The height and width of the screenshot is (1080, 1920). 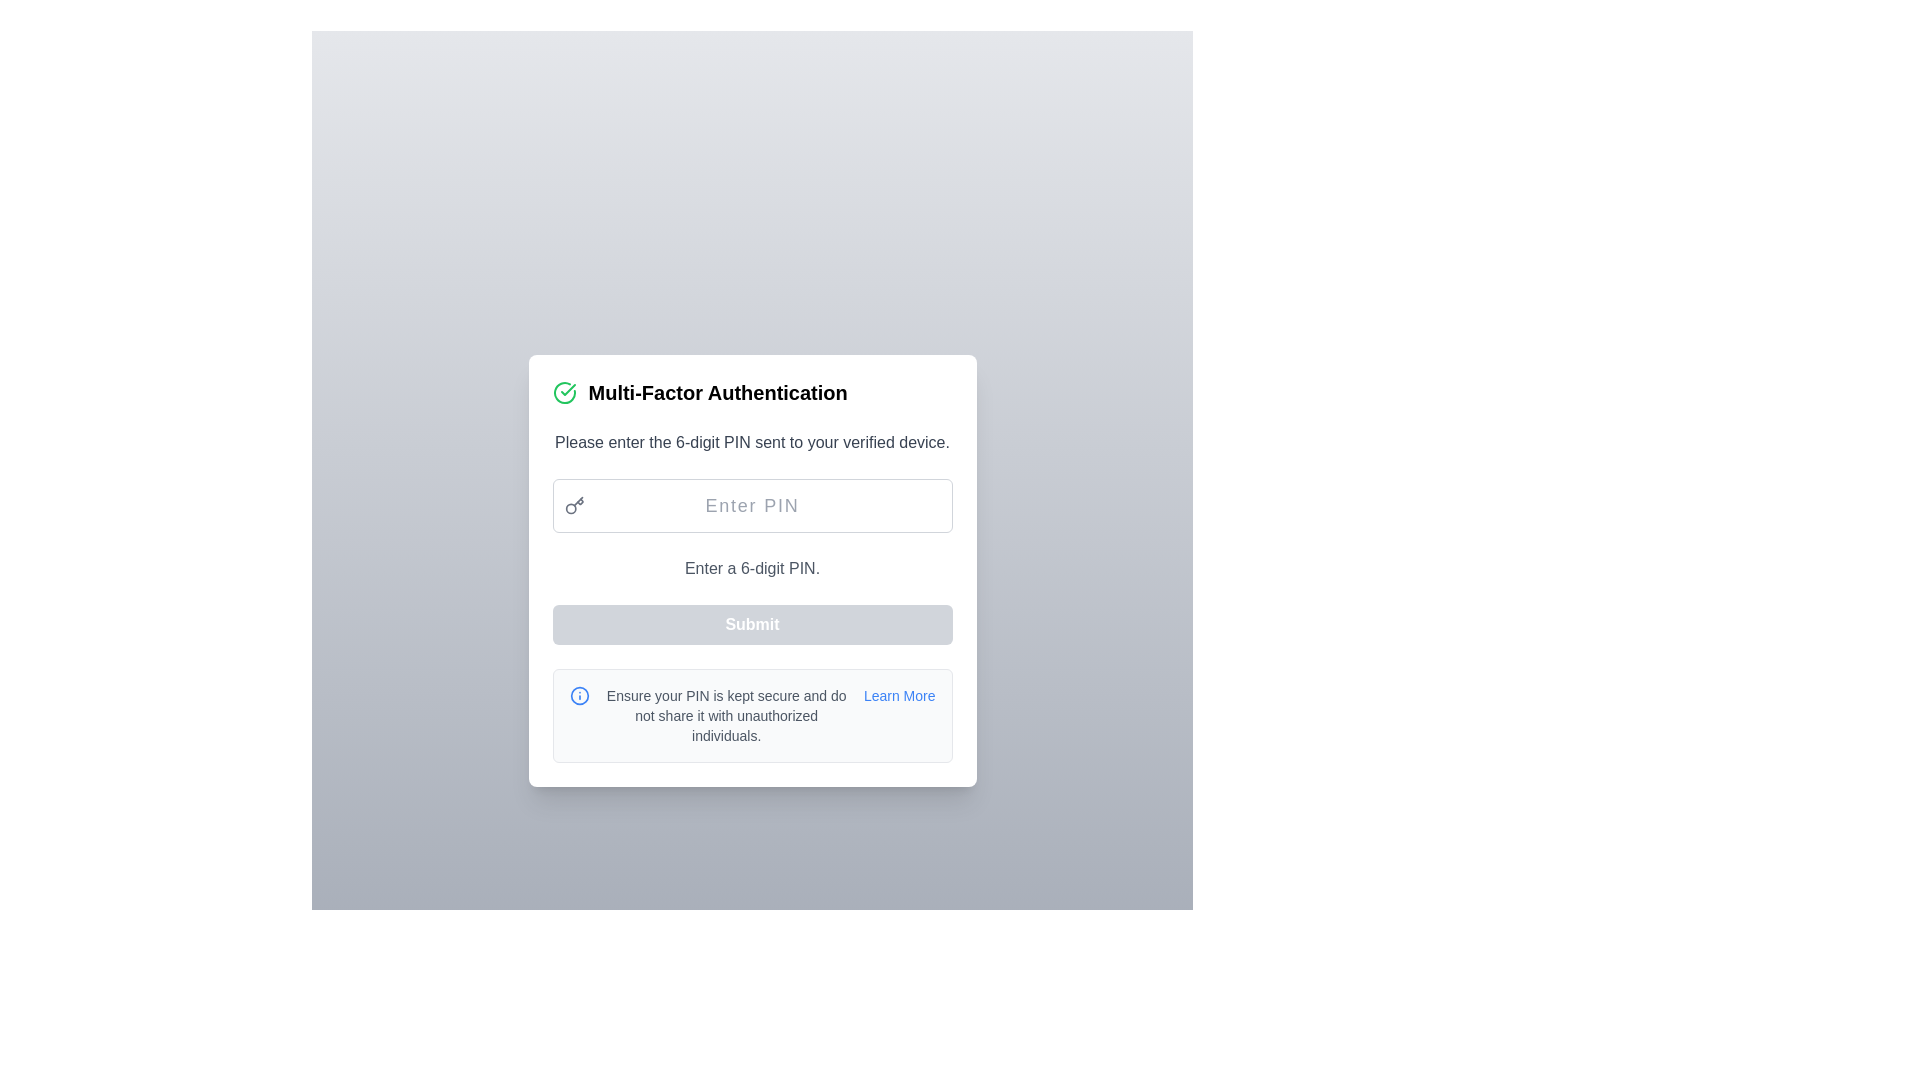 What do you see at coordinates (725, 715) in the screenshot?
I see `text content from the Text Block that states 'Ensure your PIN is kept secure and do not share it with unauthorized individuals.'` at bounding box center [725, 715].